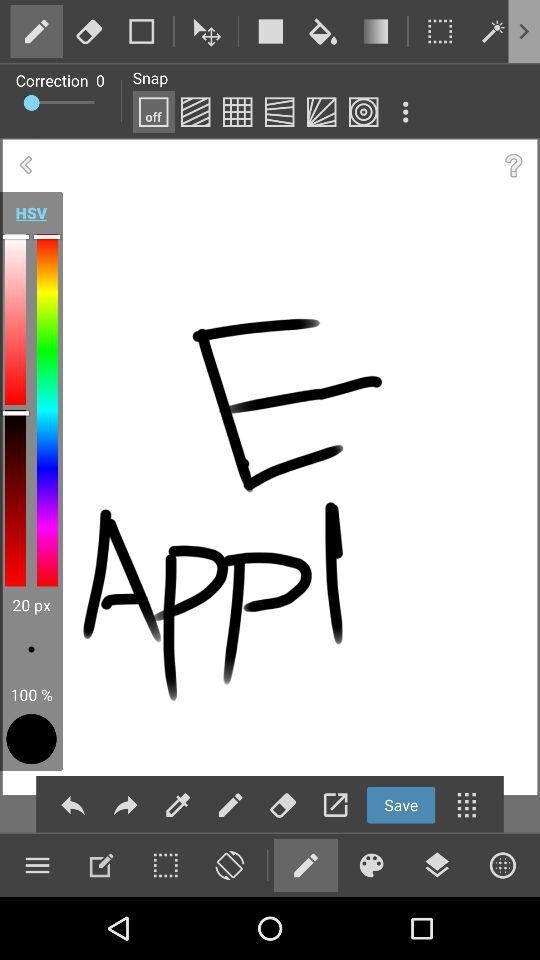 This screenshot has width=540, height=960. Describe the element at coordinates (335, 805) in the screenshot. I see `navigation` at that location.